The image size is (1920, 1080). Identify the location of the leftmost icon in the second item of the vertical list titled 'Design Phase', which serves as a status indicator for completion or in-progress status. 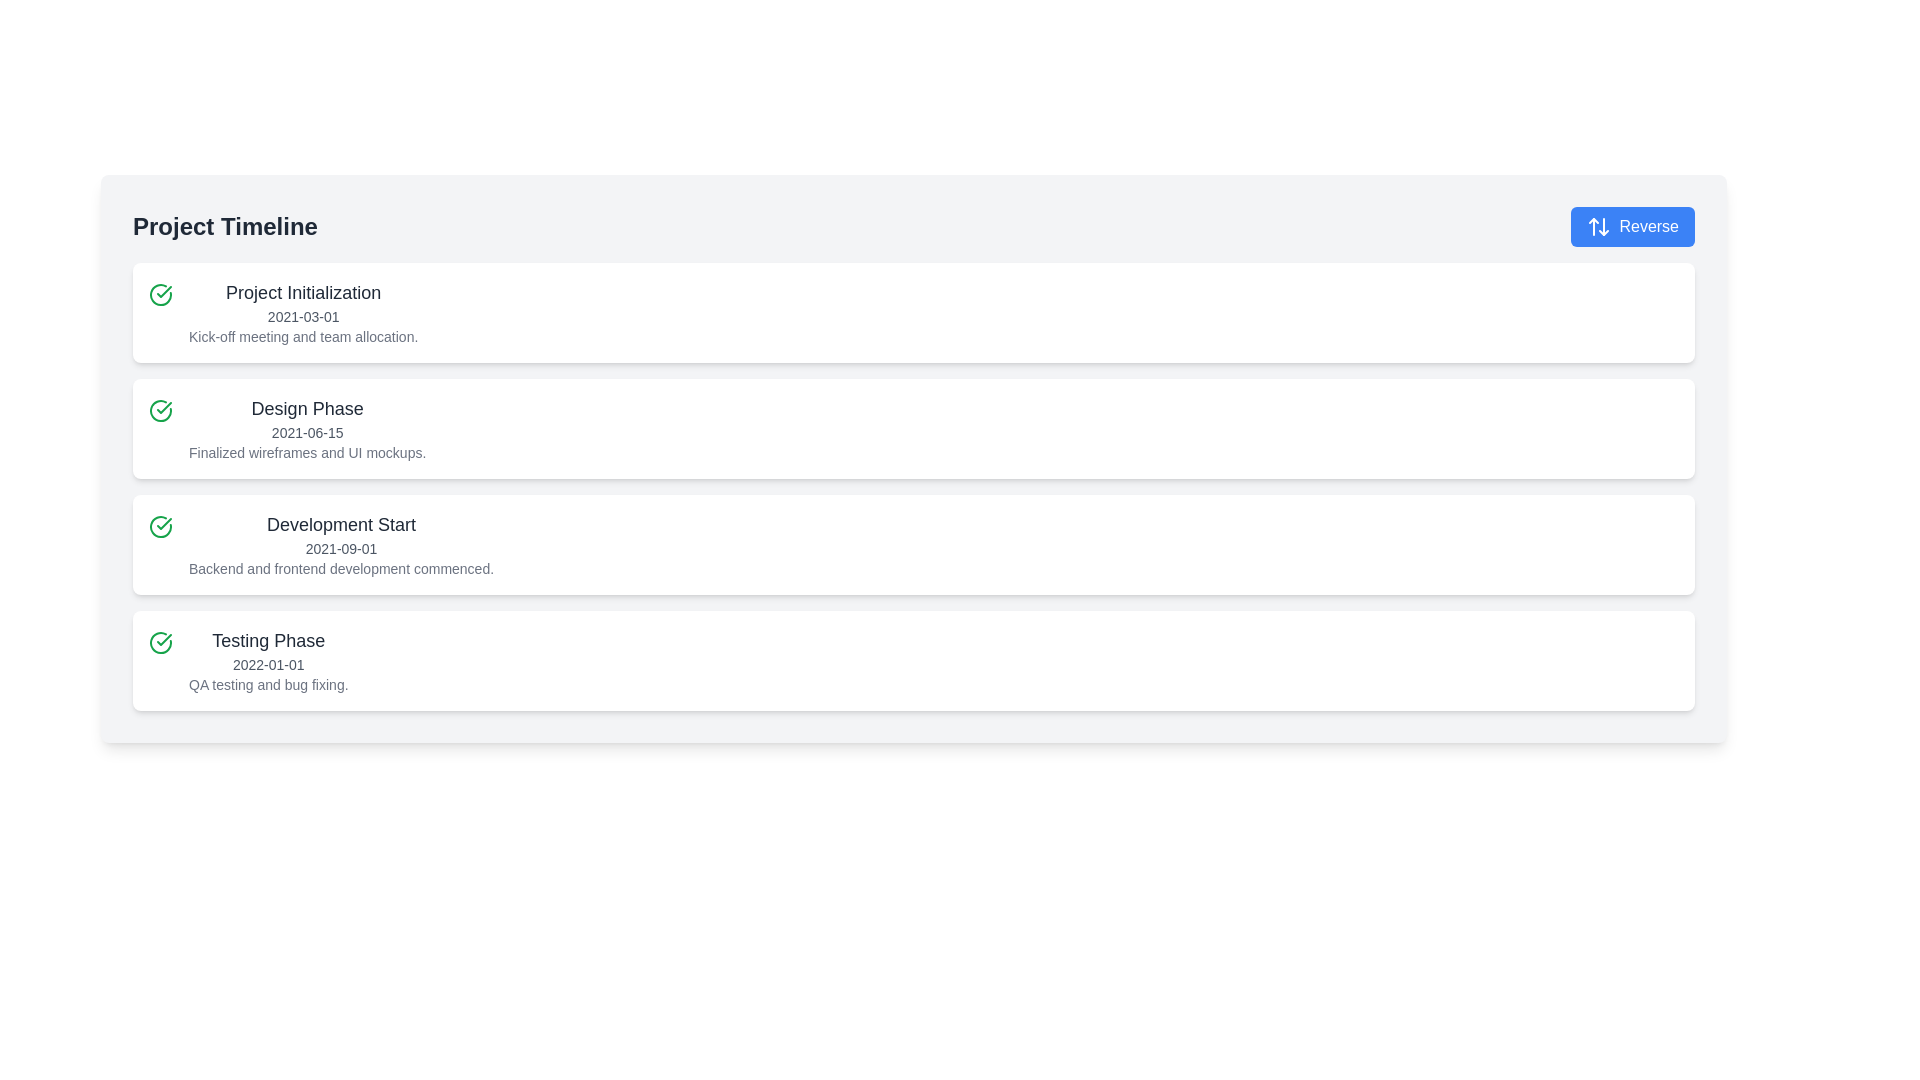
(161, 410).